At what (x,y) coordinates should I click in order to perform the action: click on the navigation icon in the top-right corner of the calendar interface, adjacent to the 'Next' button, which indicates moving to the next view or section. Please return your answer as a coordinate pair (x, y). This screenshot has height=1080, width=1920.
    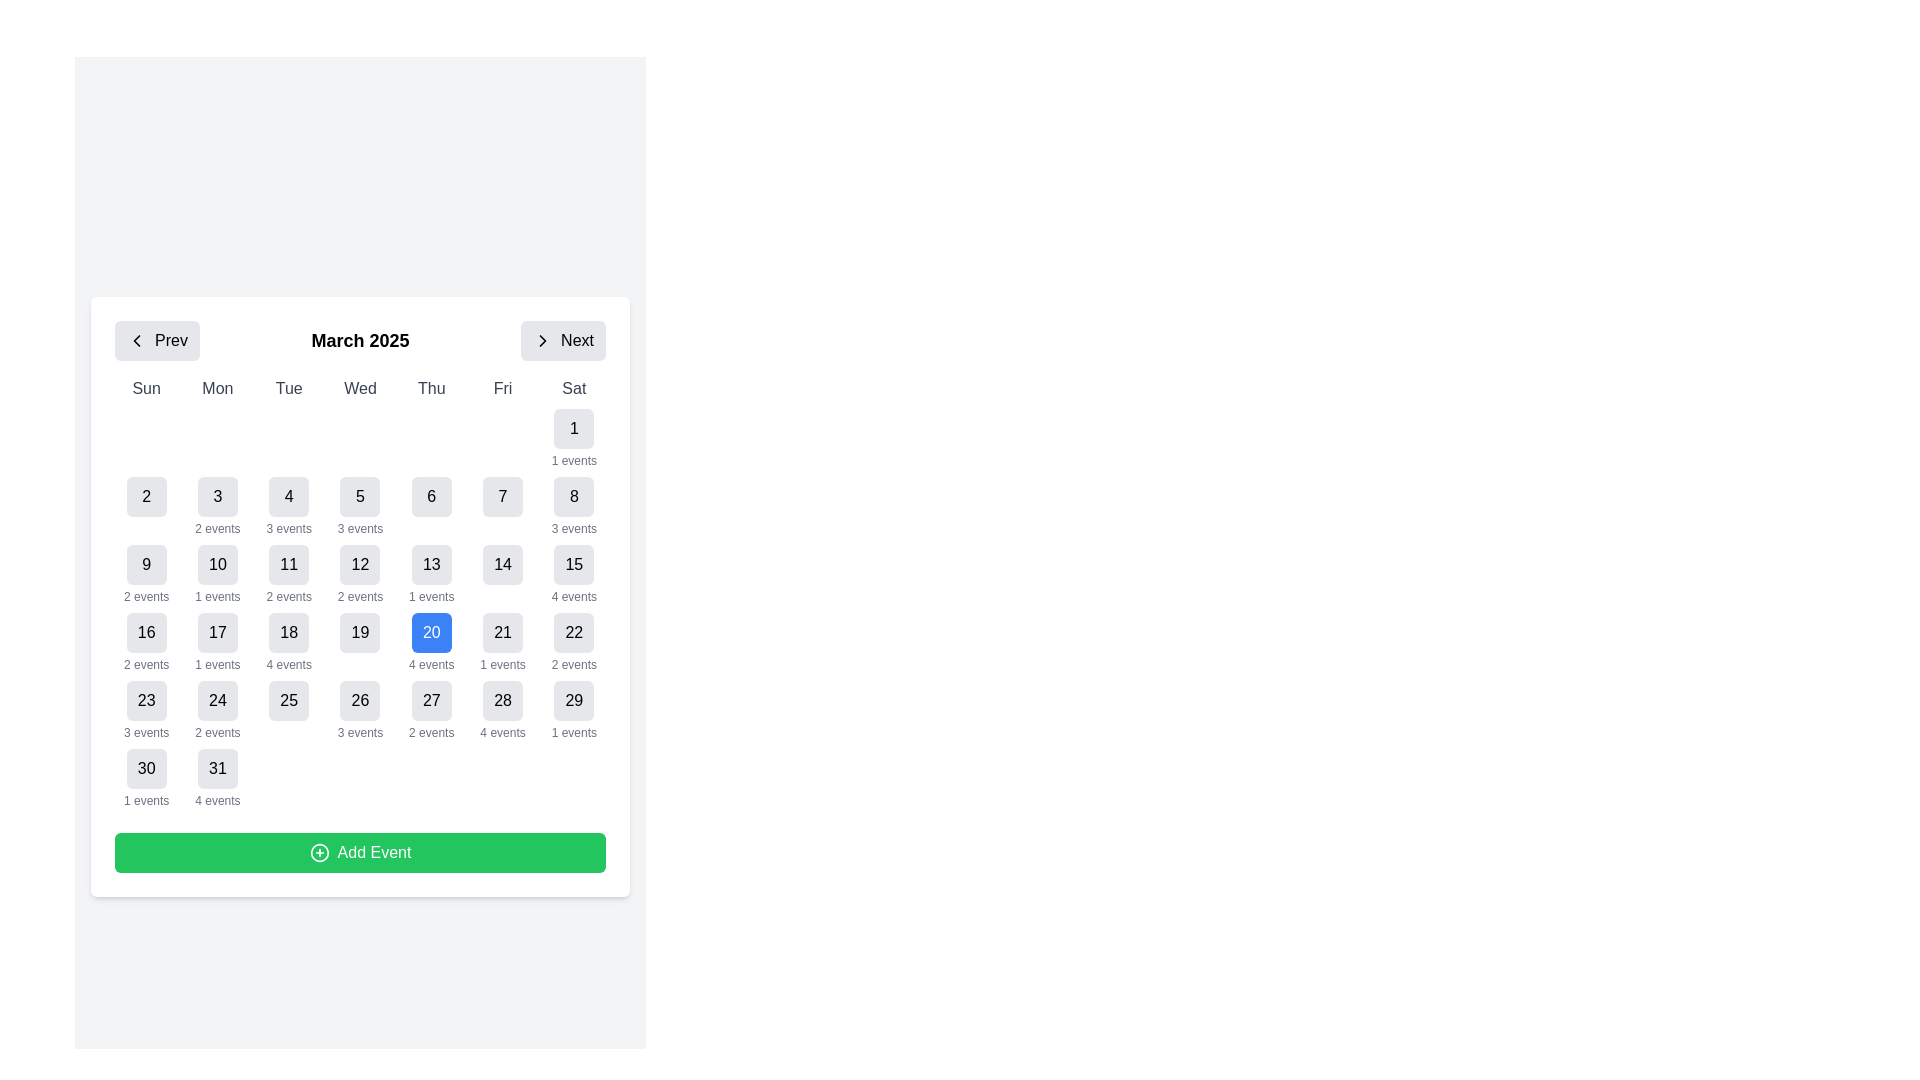
    Looking at the image, I should click on (543, 339).